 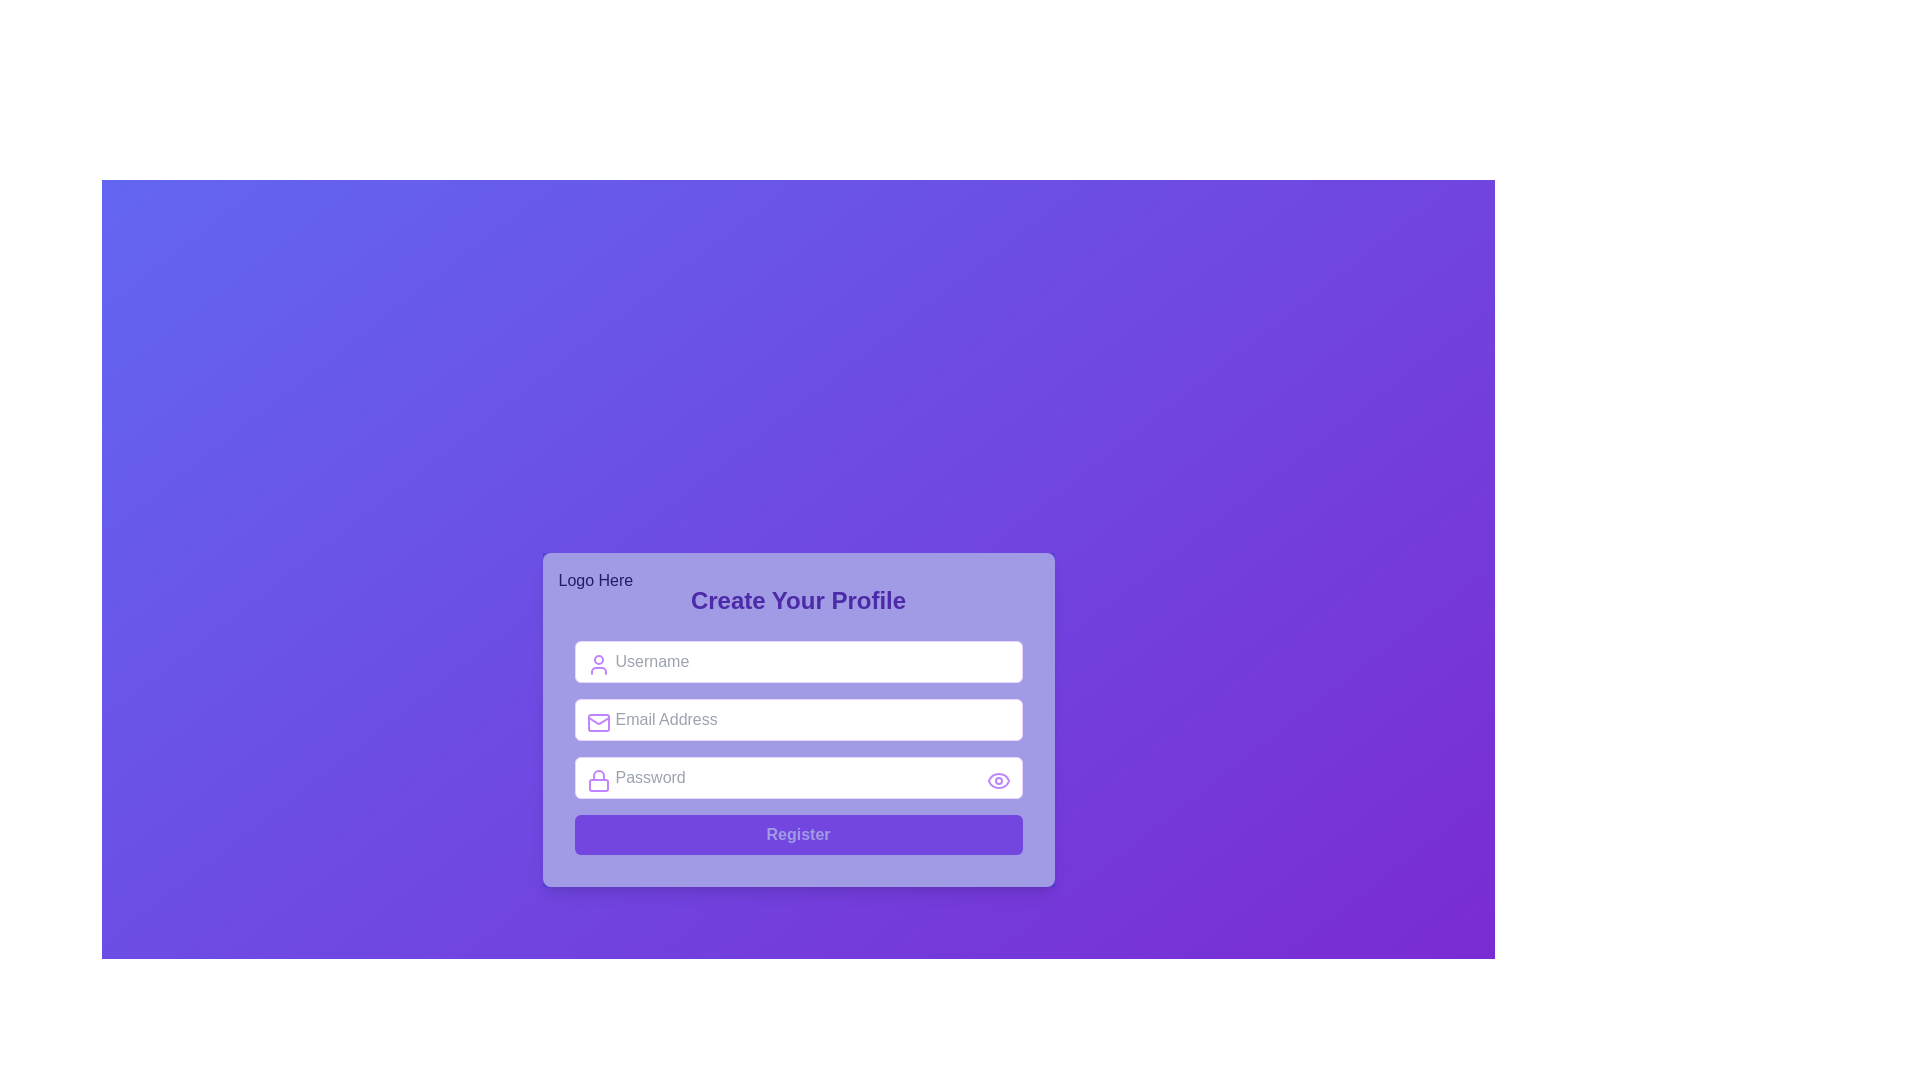 I want to click on the rectangular part of the envelope icon, which is situated on the left side of the 'Email Address' text input field in the 'Create Your Profile' form, so click(x=597, y=722).